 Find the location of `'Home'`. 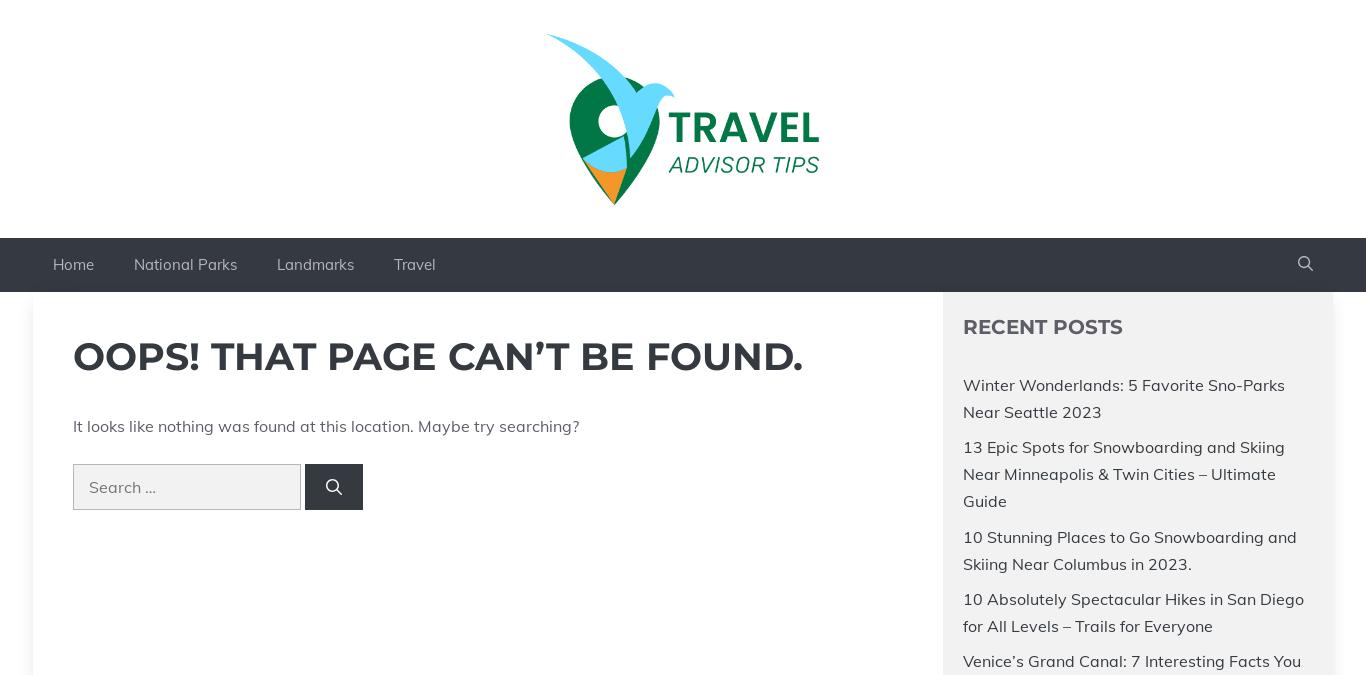

'Home' is located at coordinates (73, 262).